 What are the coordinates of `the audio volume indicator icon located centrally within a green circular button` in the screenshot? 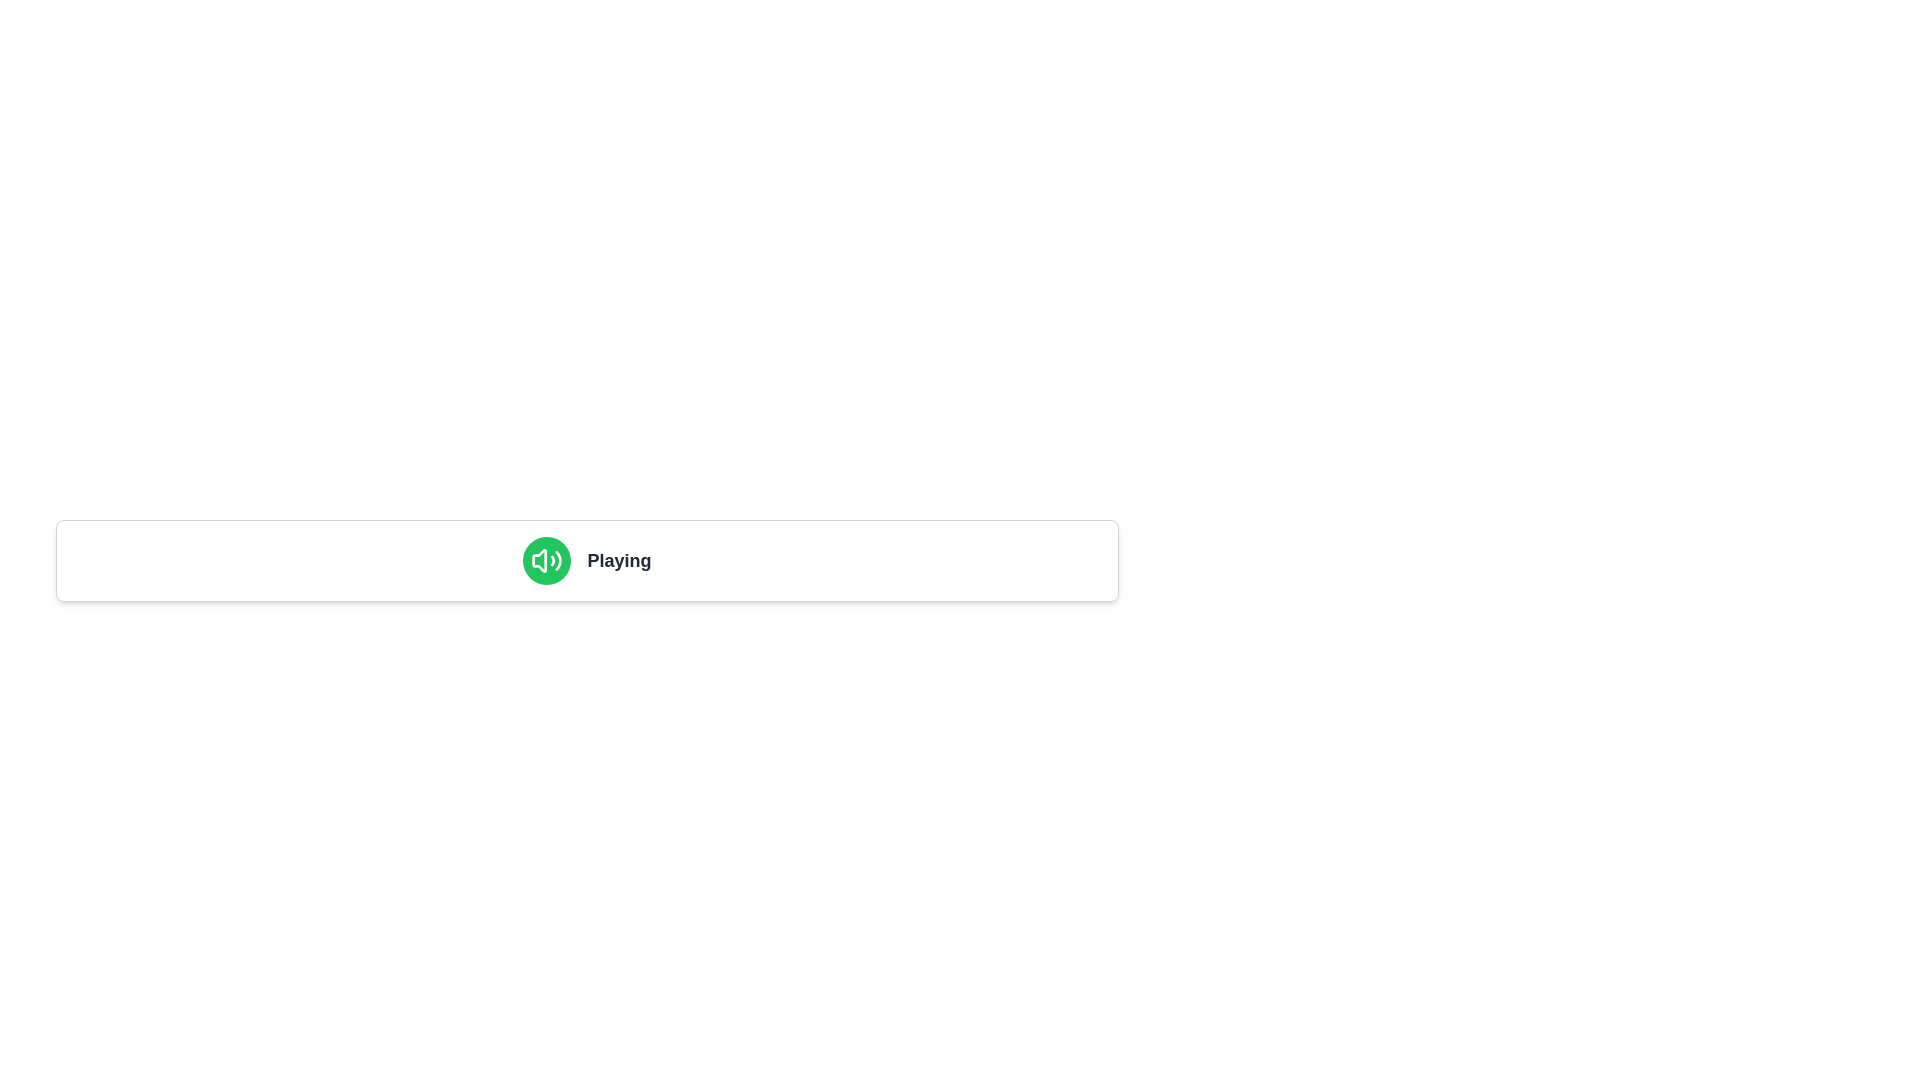 It's located at (547, 560).